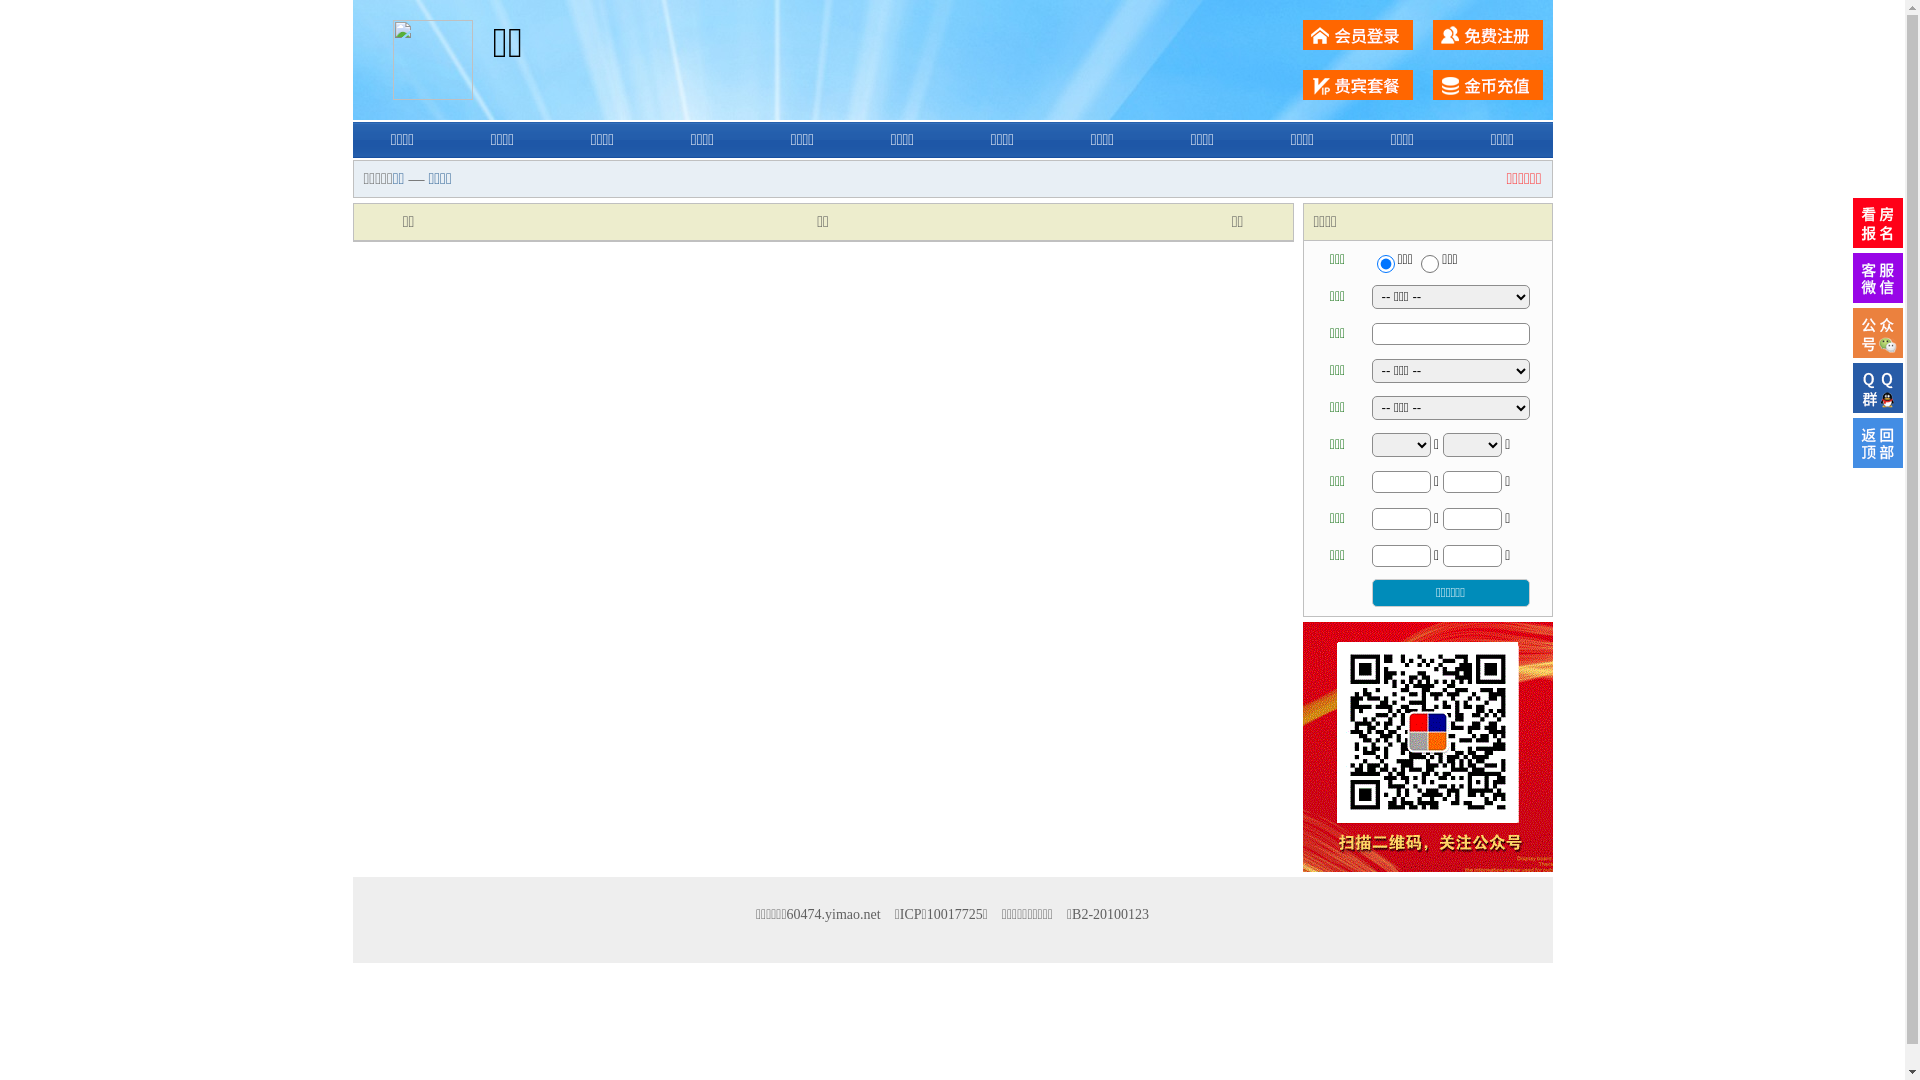  Describe the element at coordinates (1384, 262) in the screenshot. I see `'ershou'` at that location.